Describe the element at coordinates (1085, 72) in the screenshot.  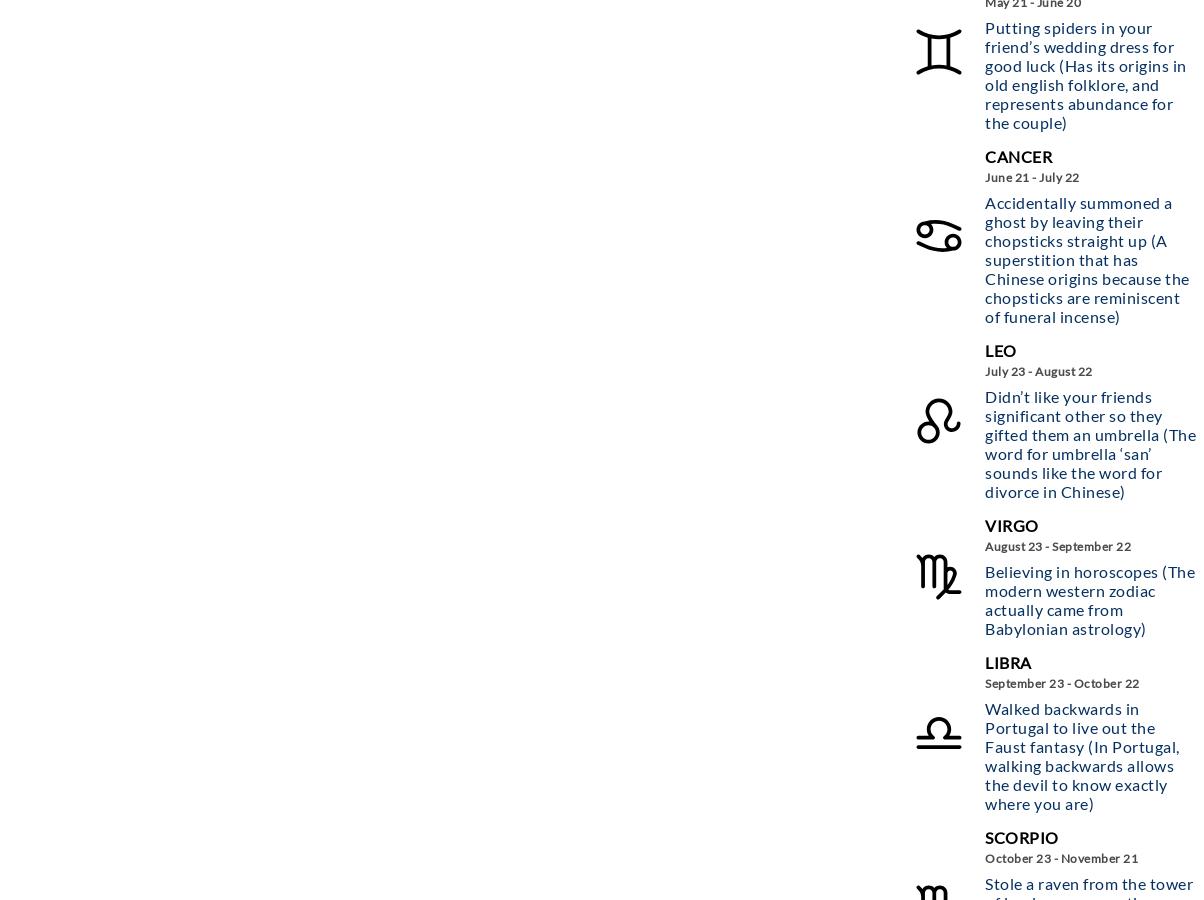
I see `'Putting spiders in your friend’s wedding dress for good luck (Has its origins in old english folklore, and represents abundance for the couple)'` at that location.